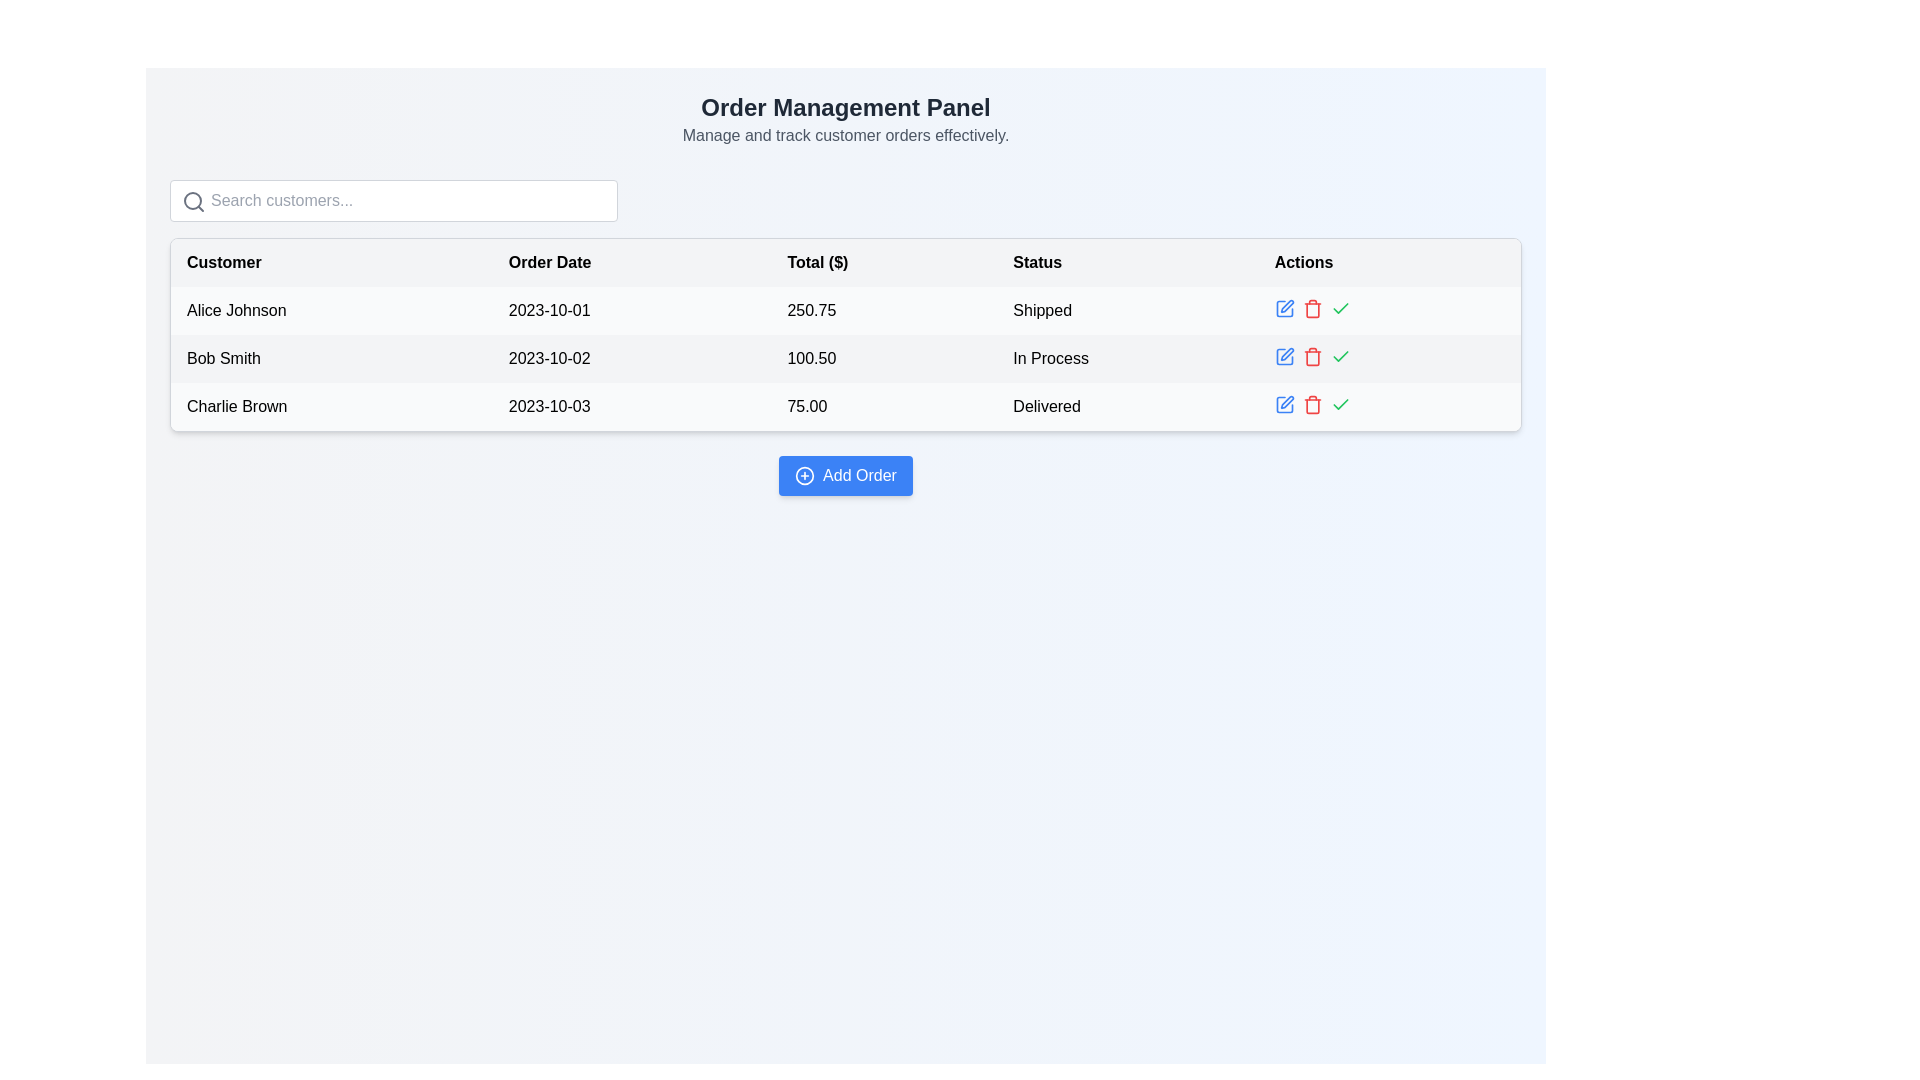 Image resolution: width=1920 pixels, height=1080 pixels. I want to click on instructional text label located directly below the 'Order Management Panel' heading, which serves as a descriptive subtitle for the panel, so click(845, 135).